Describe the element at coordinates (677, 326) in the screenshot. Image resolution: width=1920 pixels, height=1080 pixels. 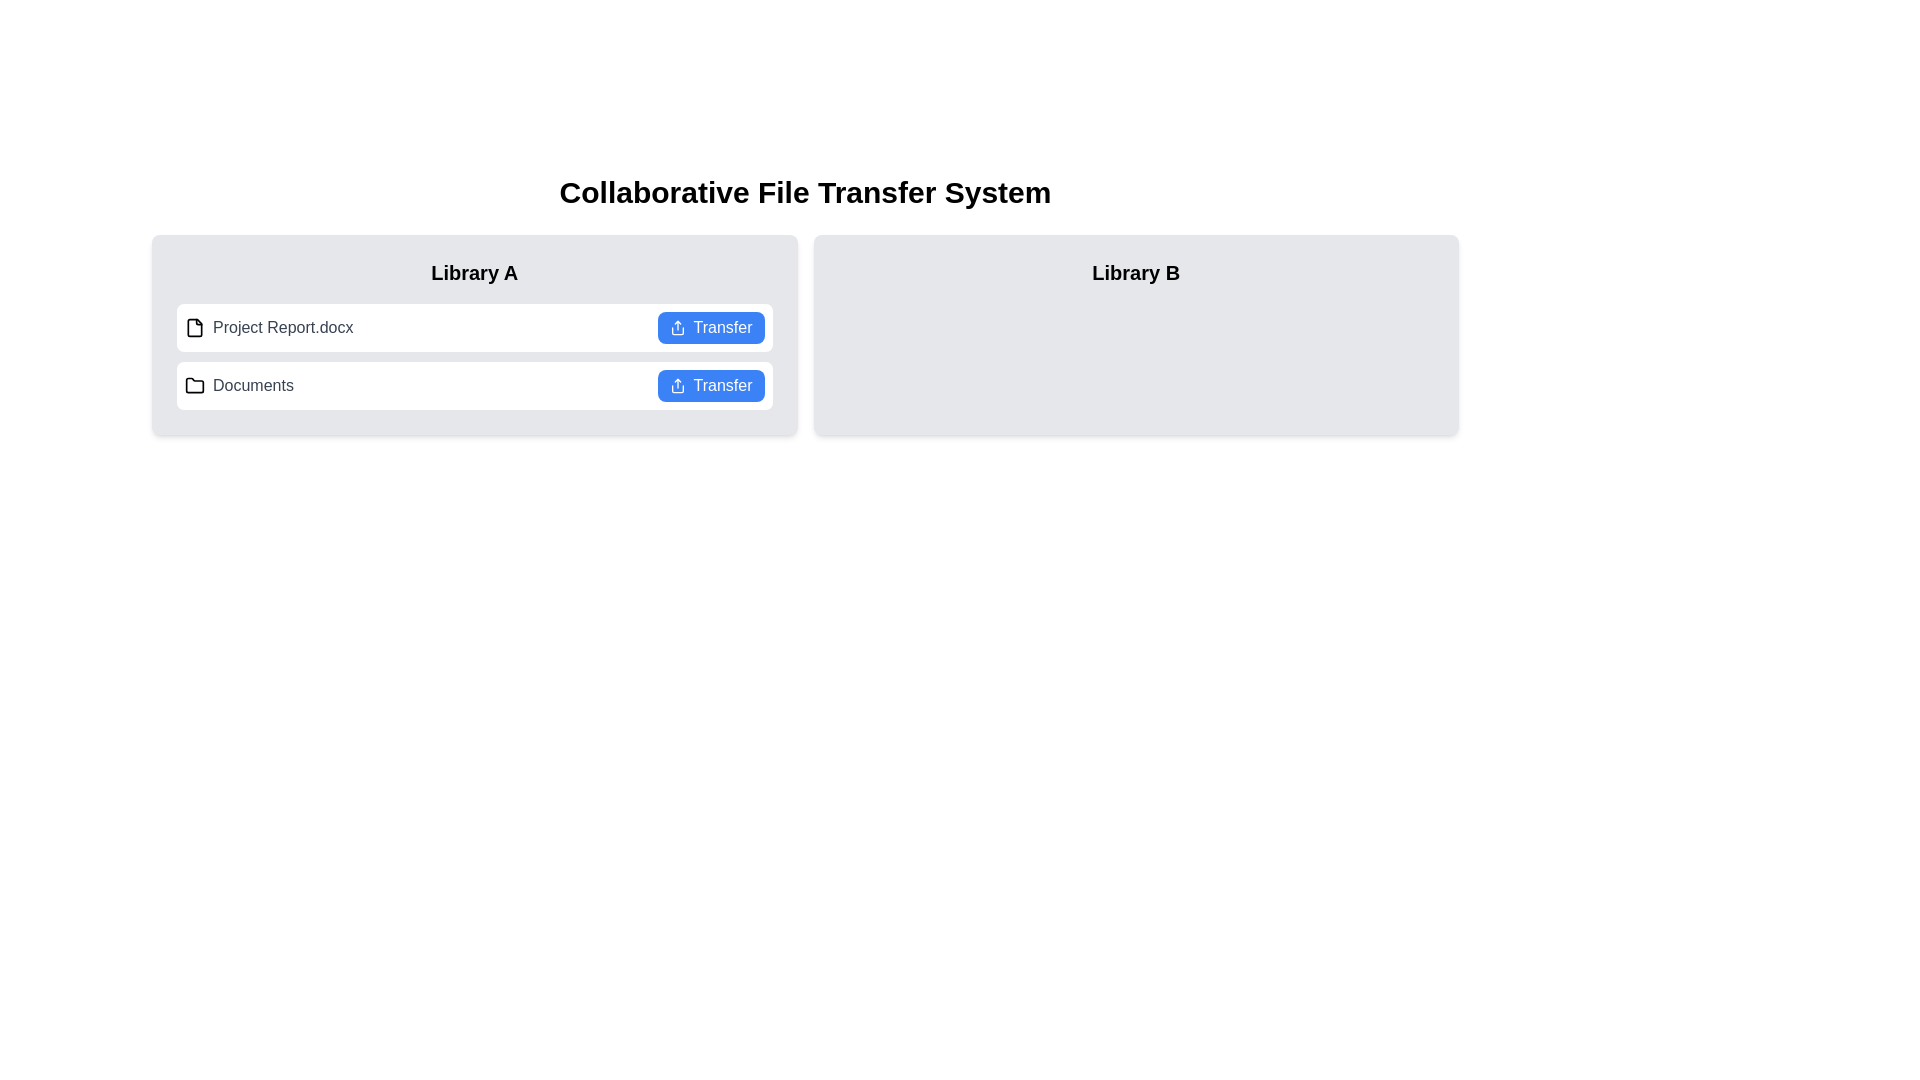
I see `the sharing/upload icon located within the blue 'Transfer' button, which is positioned to the right of 'Project Report.docx' in the file listing area under 'Library A'` at that location.